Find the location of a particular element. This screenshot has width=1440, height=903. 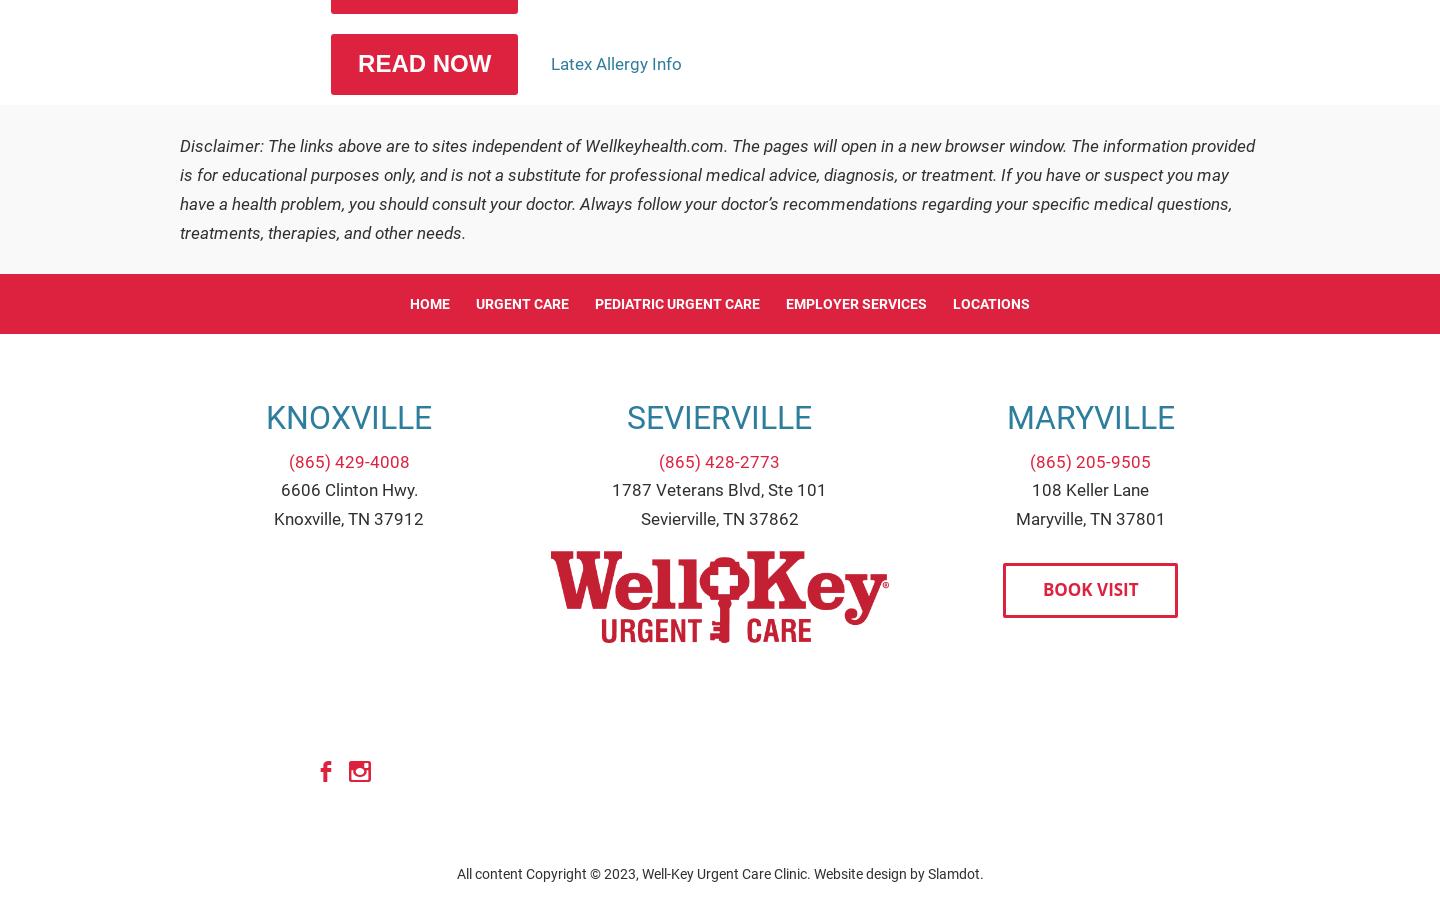

'Urgent Care' is located at coordinates (521, 303).